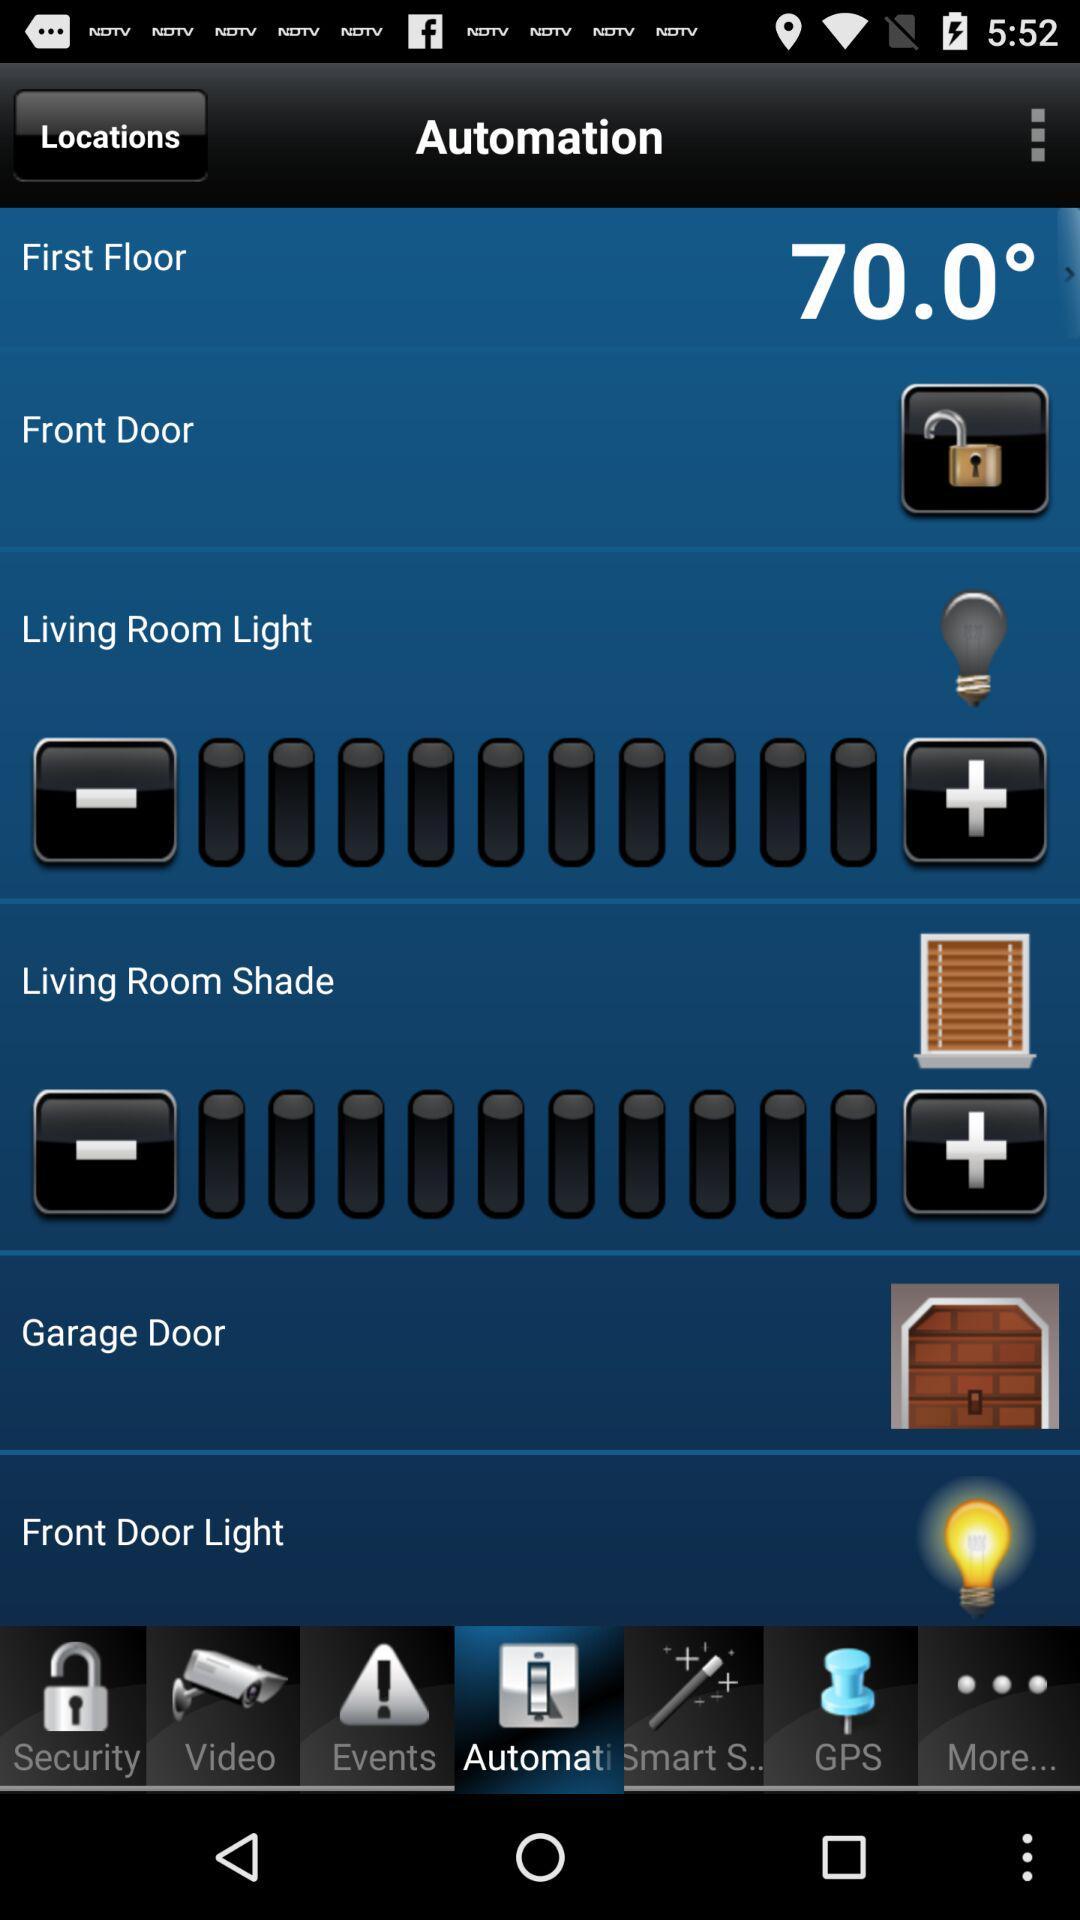 The image size is (1080, 1920). I want to click on open garage door, so click(974, 1352).